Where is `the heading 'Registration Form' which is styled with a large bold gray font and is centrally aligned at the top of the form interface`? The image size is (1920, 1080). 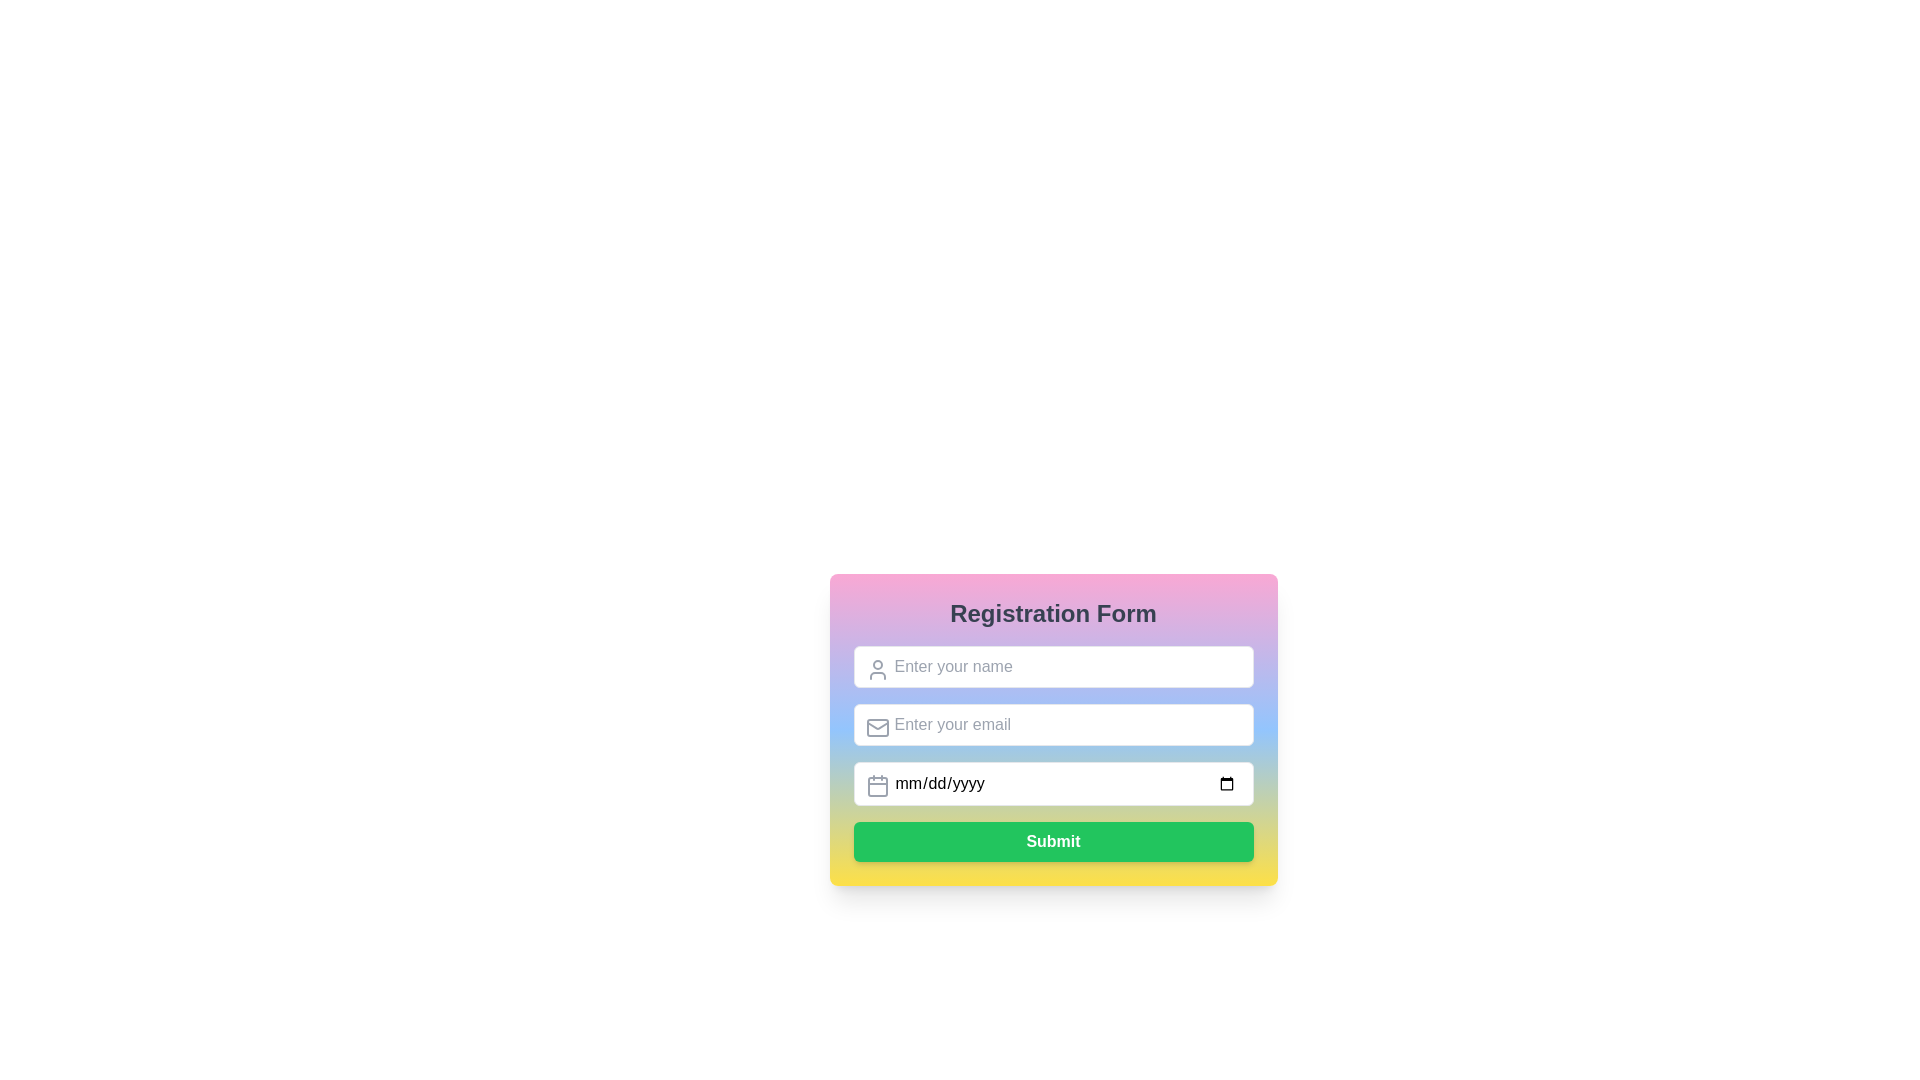 the heading 'Registration Form' which is styled with a large bold gray font and is centrally aligned at the top of the form interface is located at coordinates (1052, 612).